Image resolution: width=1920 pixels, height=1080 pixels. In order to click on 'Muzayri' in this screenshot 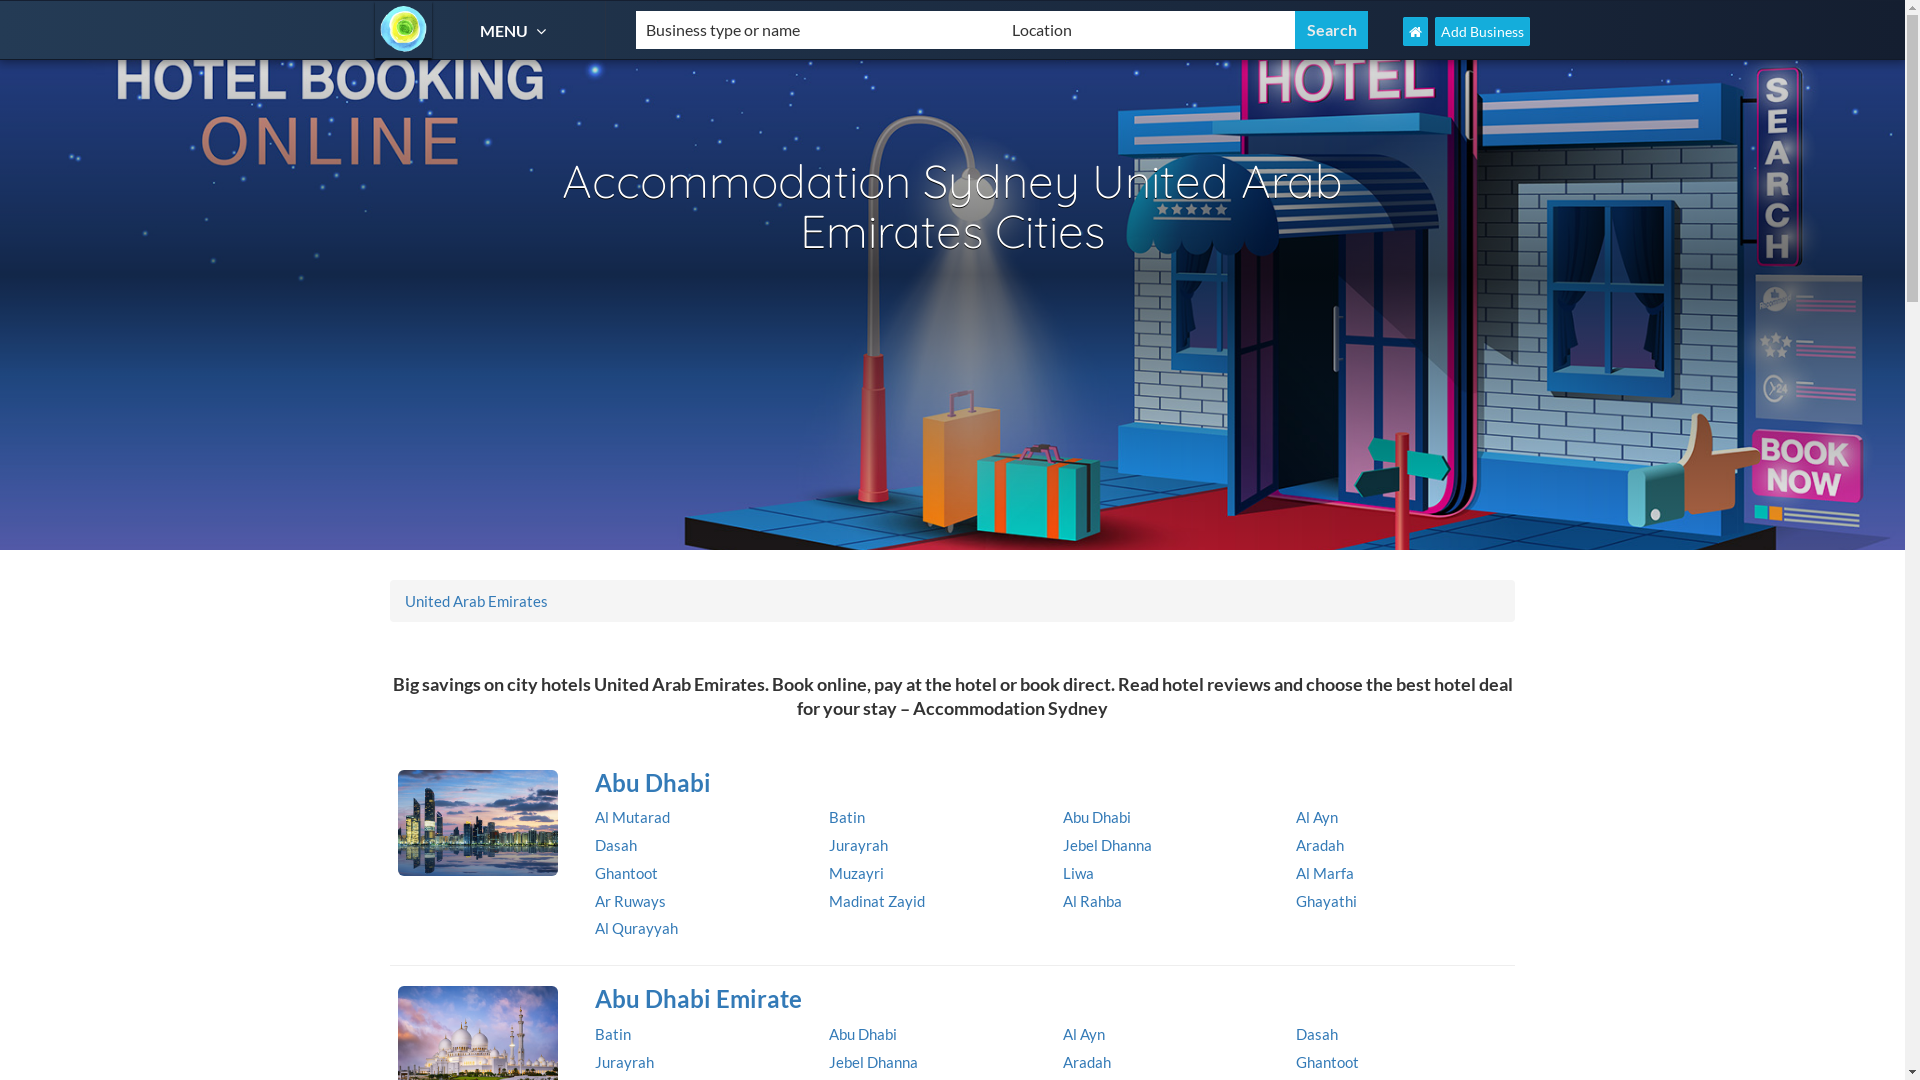, I will do `click(856, 871)`.